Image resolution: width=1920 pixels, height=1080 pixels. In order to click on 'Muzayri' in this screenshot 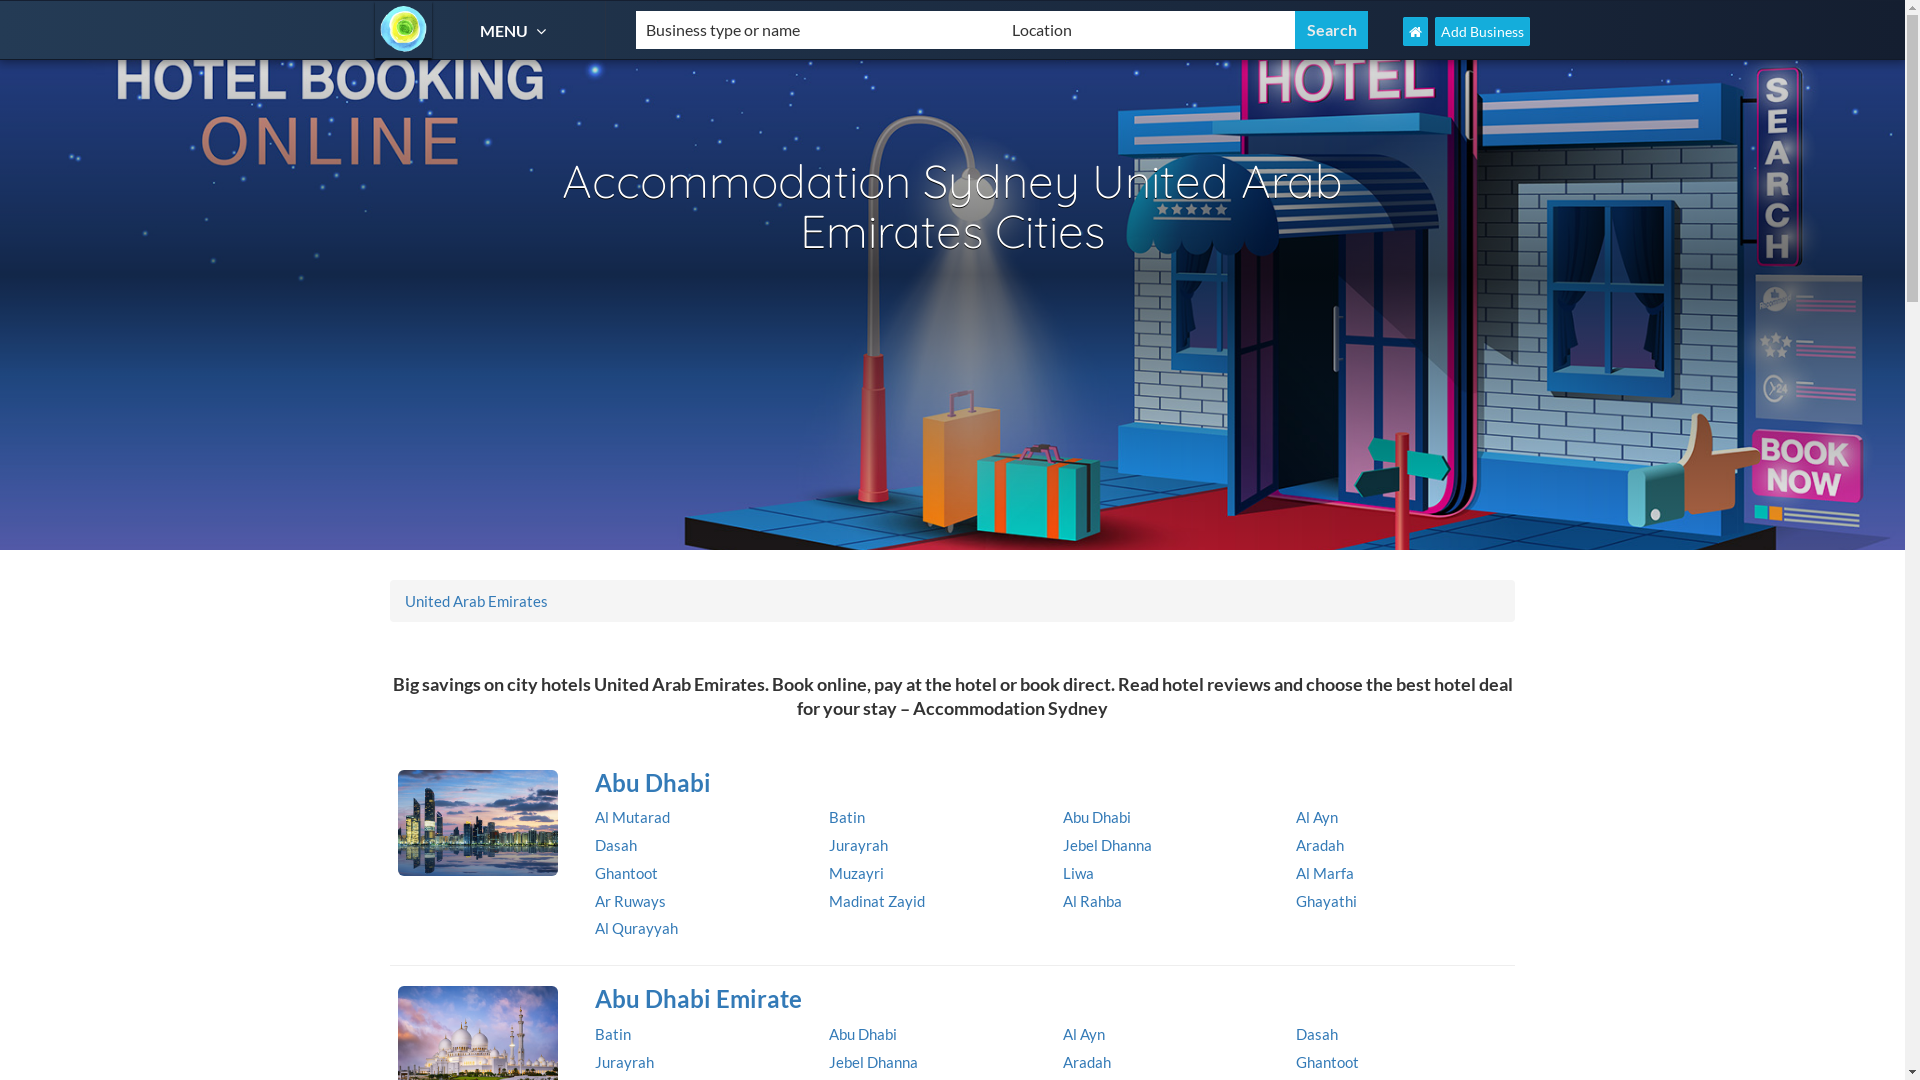, I will do `click(856, 871)`.